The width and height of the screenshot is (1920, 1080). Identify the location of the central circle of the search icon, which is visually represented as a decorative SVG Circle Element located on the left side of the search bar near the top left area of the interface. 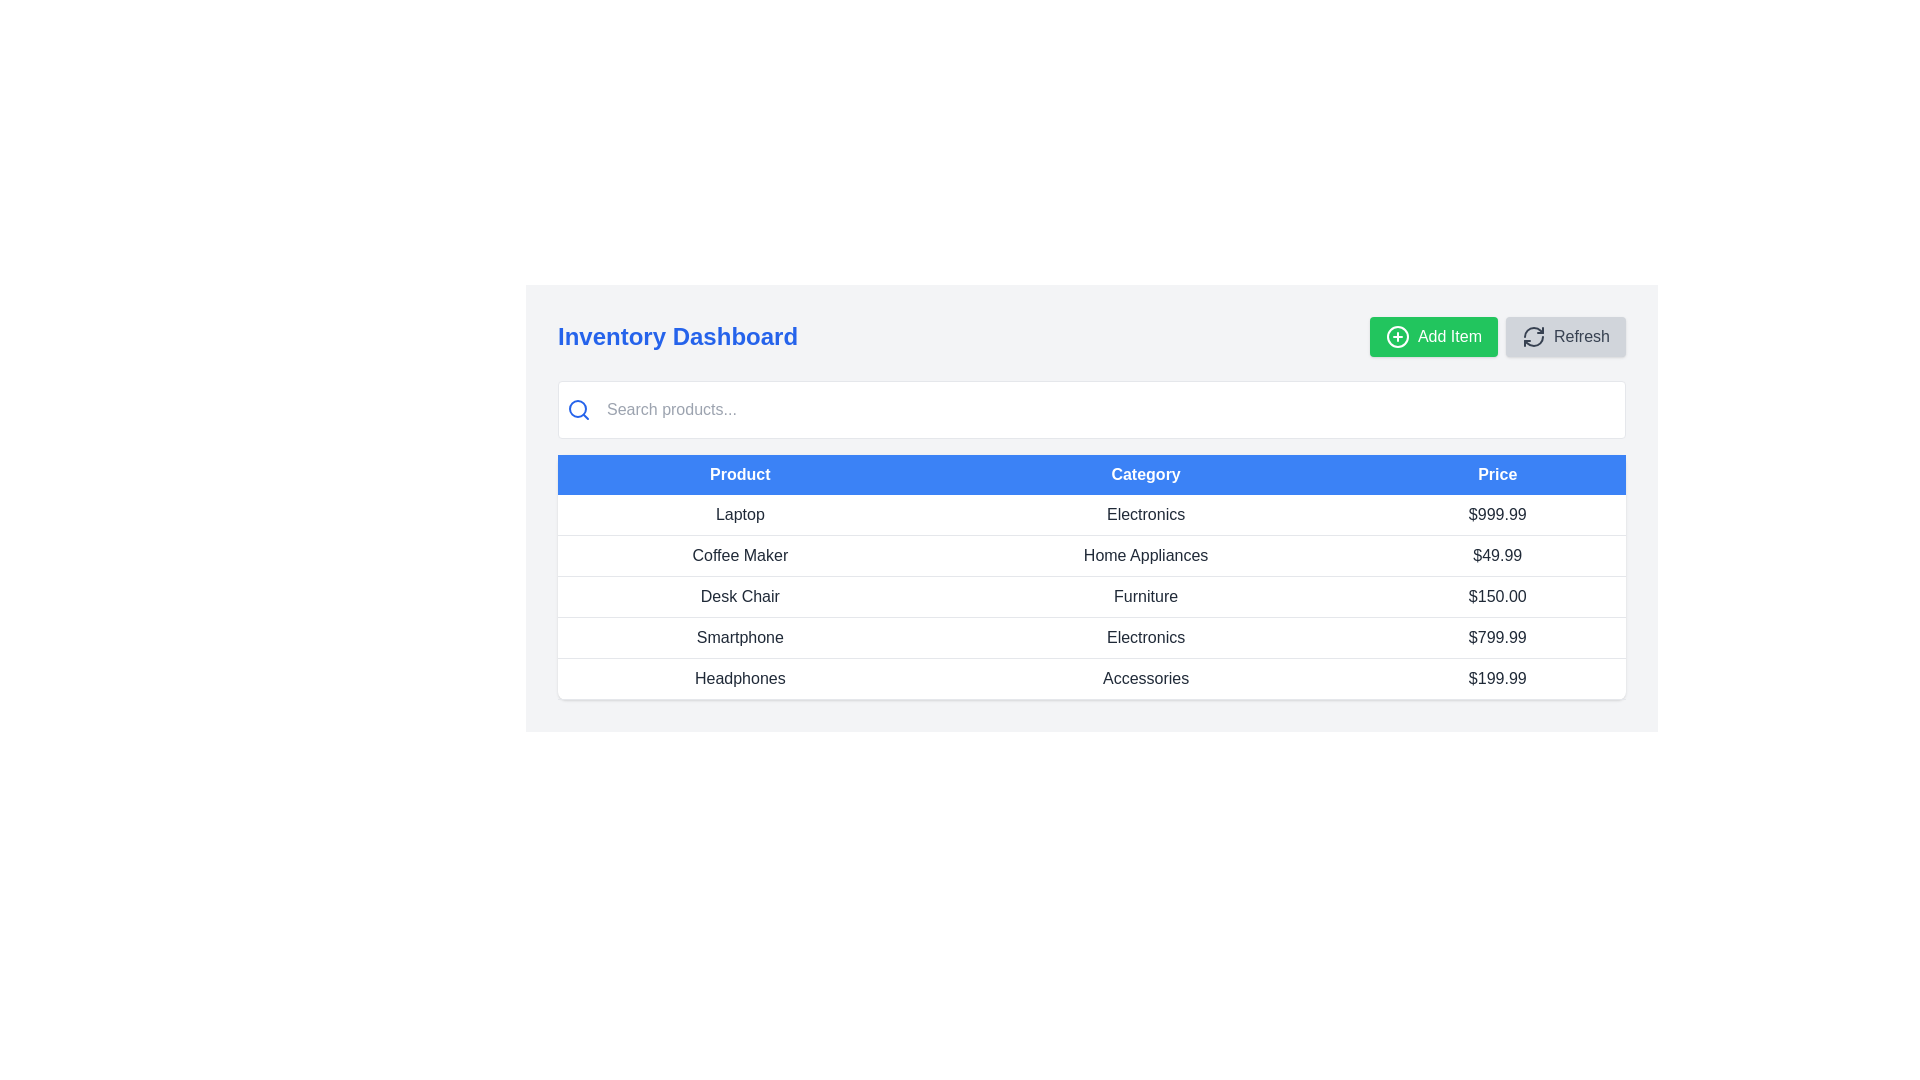
(576, 407).